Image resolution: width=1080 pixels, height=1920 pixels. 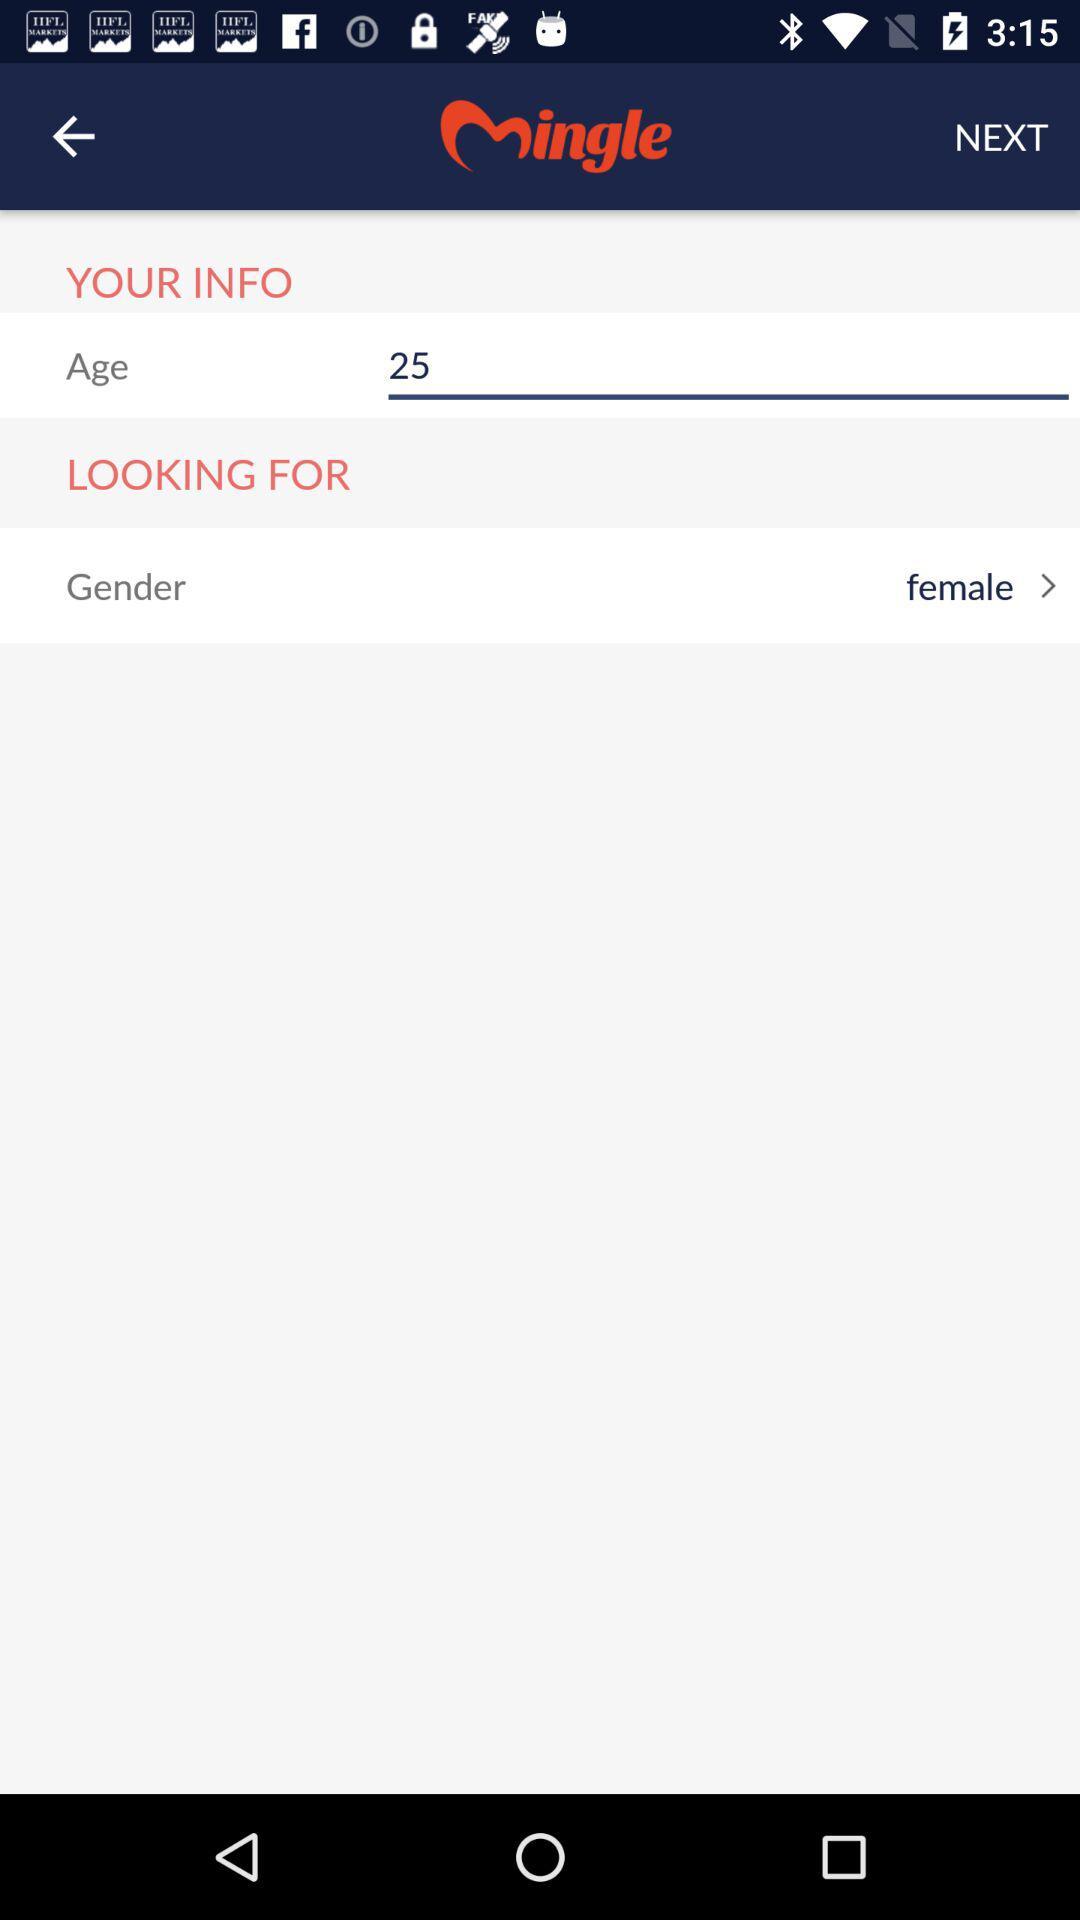 What do you see at coordinates (728, 365) in the screenshot?
I see `icon next to age icon` at bounding box center [728, 365].